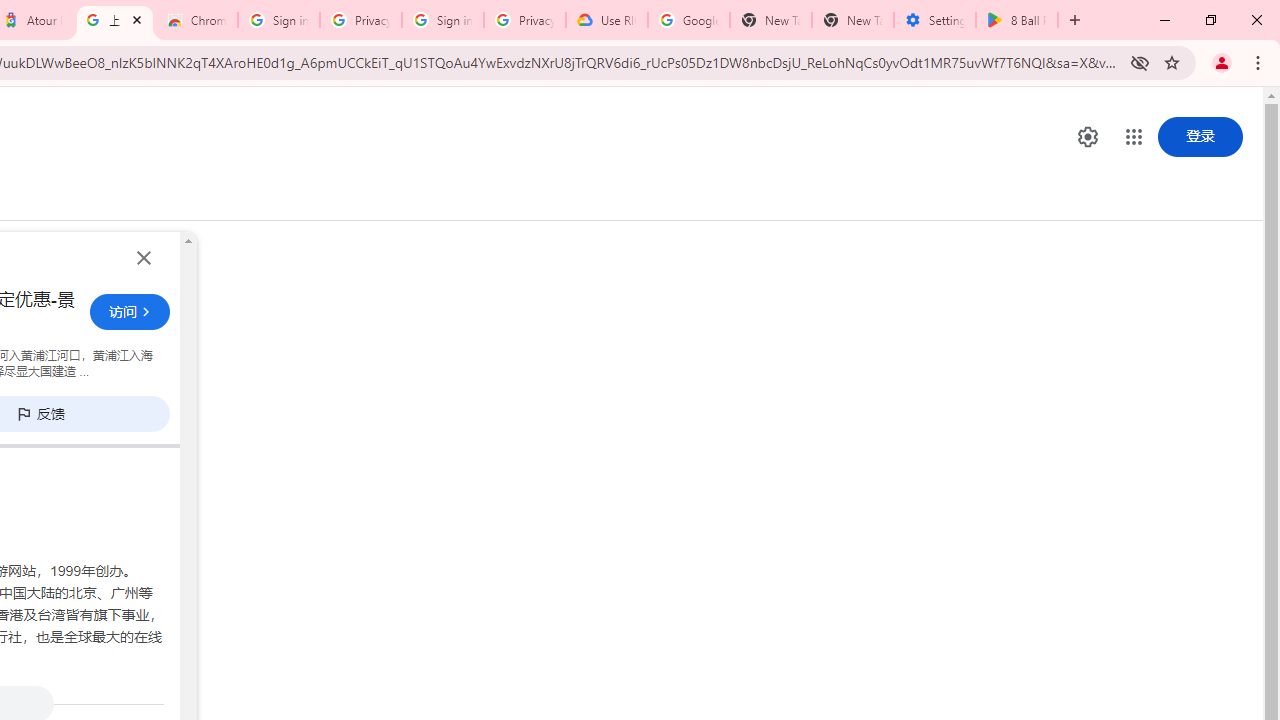 This screenshot has height=720, width=1280. Describe the element at coordinates (1016, 20) in the screenshot. I see `'8 Ball Pool - Apps on Google Play'` at that location.